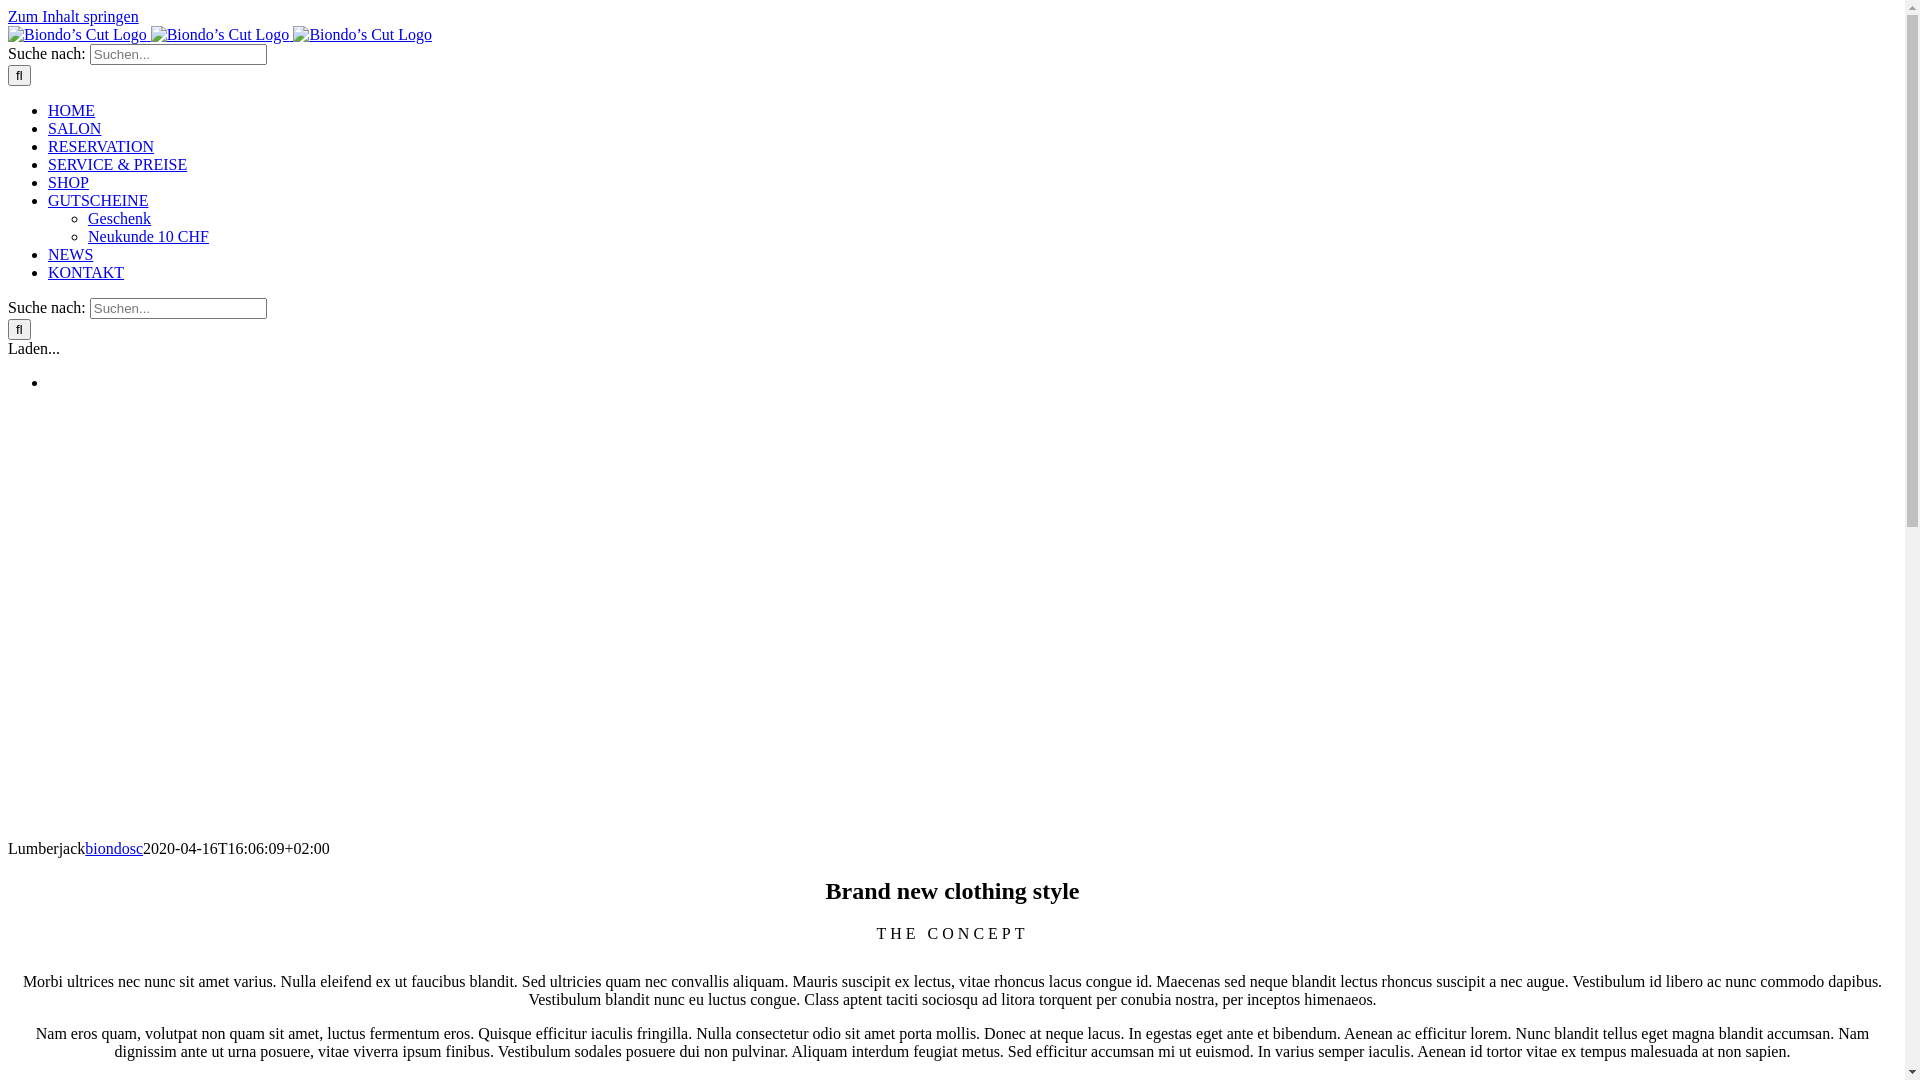  What do you see at coordinates (113, 848) in the screenshot?
I see `'biondosc'` at bounding box center [113, 848].